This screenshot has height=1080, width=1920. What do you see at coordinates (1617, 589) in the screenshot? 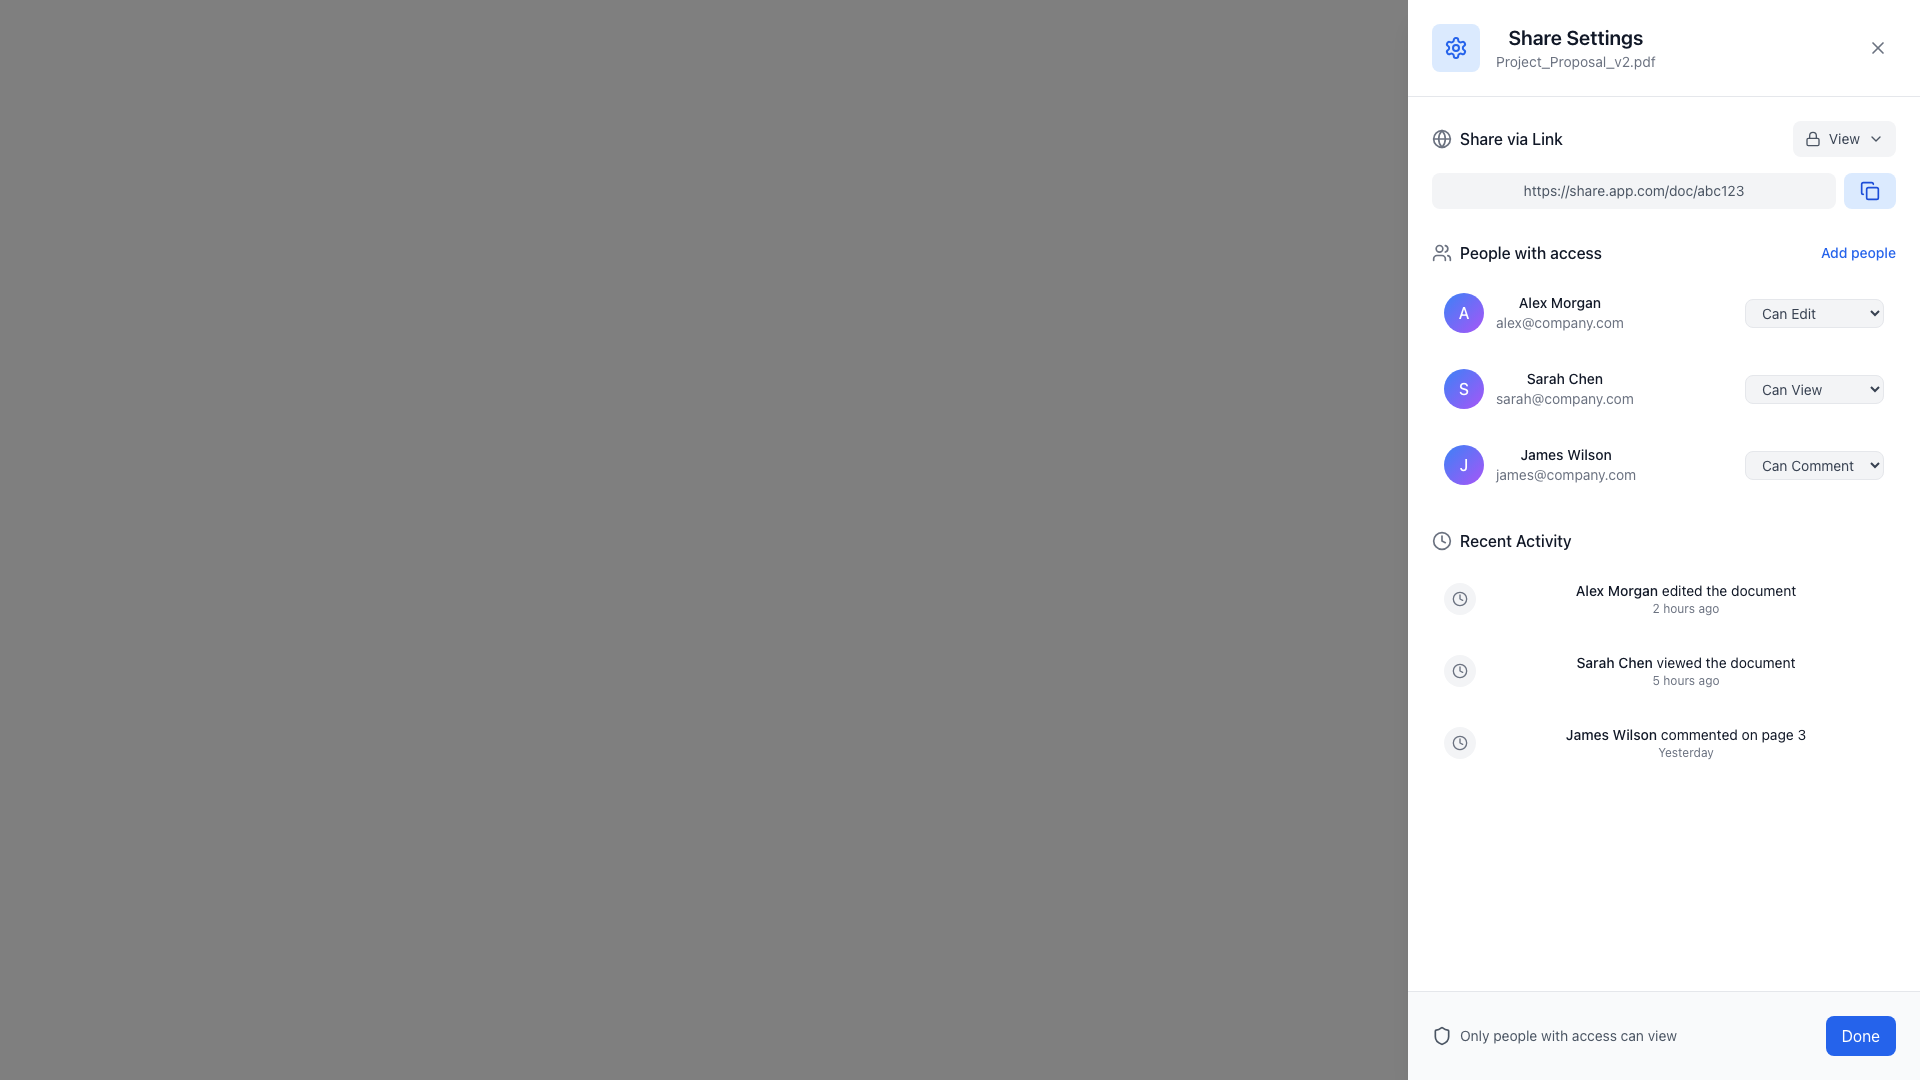
I see `the text label displaying the name 'Alex Morgan'` at bounding box center [1617, 589].